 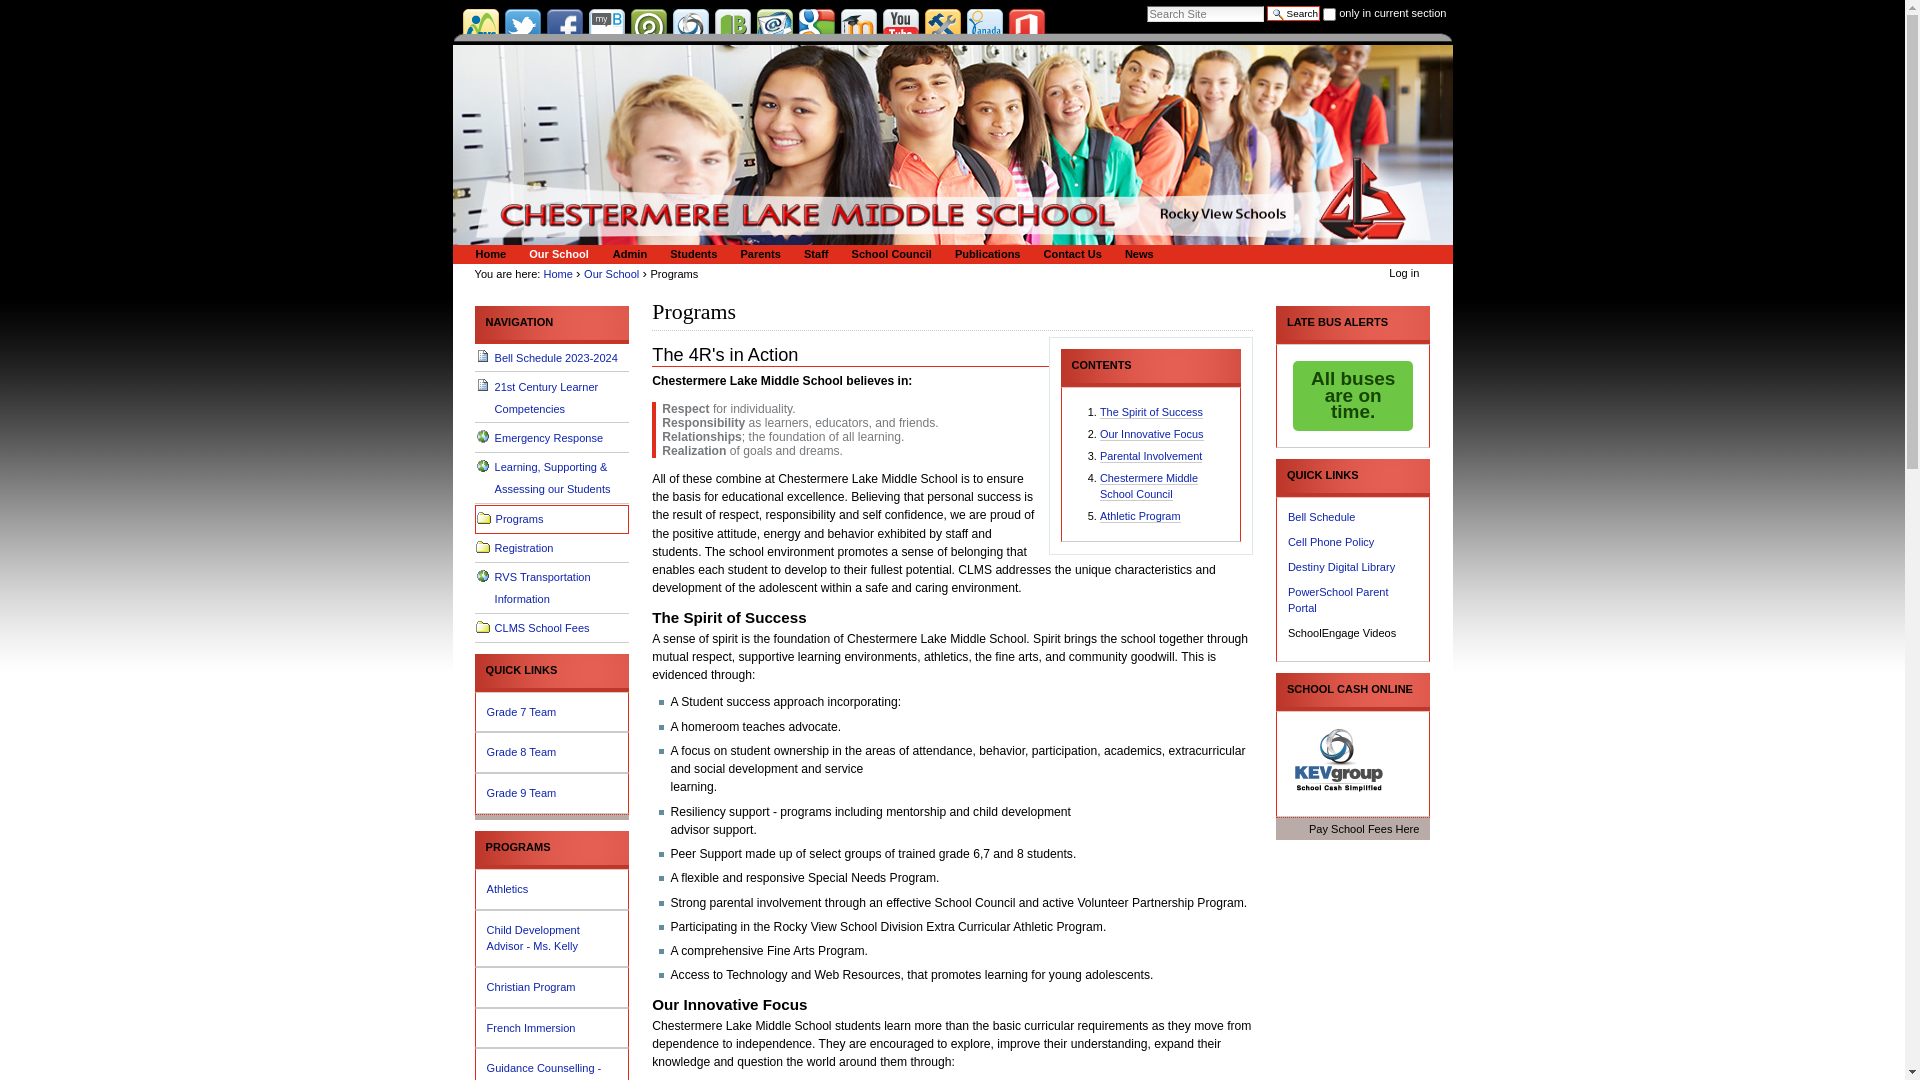 I want to click on 'YouTube', so click(x=899, y=26).